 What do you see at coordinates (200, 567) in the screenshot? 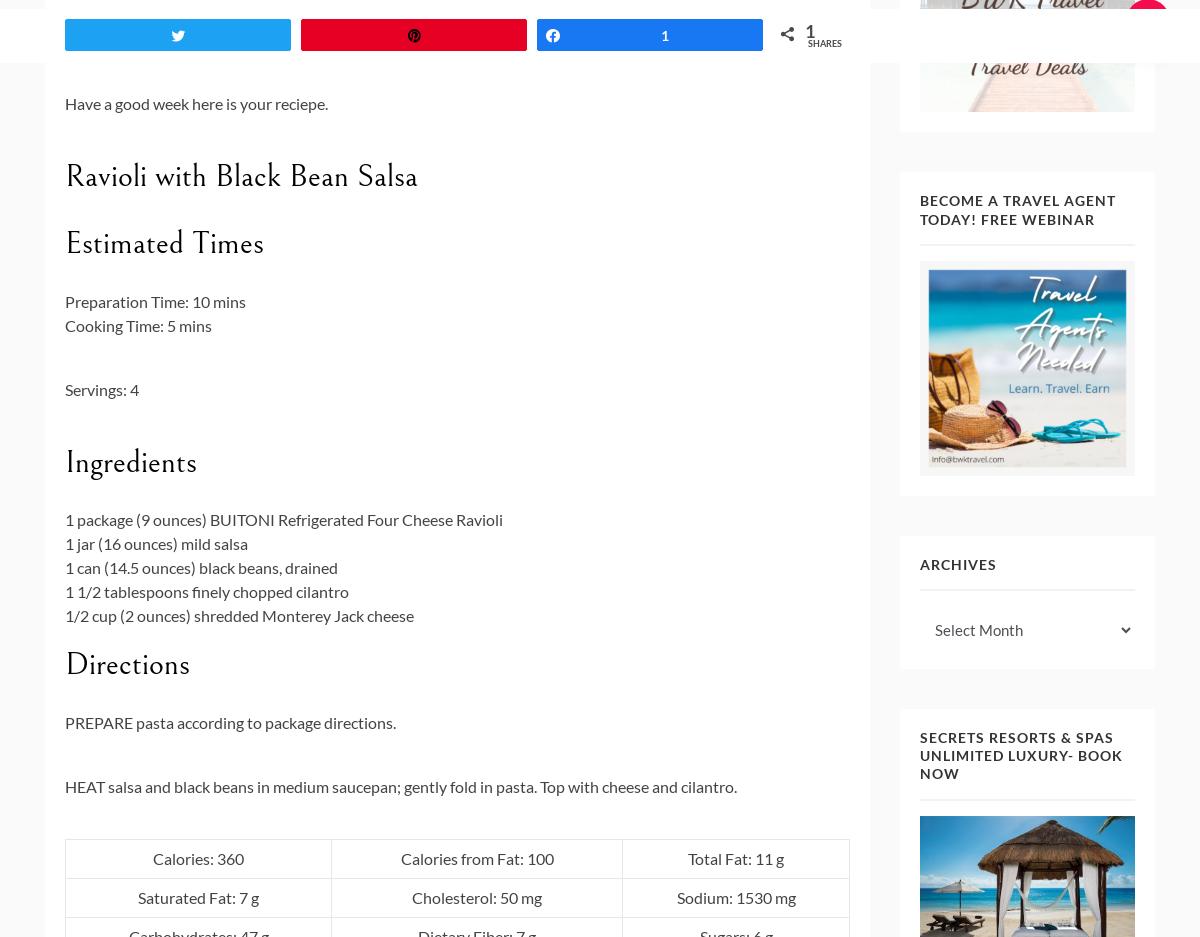
I see `'1 can (14.5 ounces) black beans, drained'` at bounding box center [200, 567].